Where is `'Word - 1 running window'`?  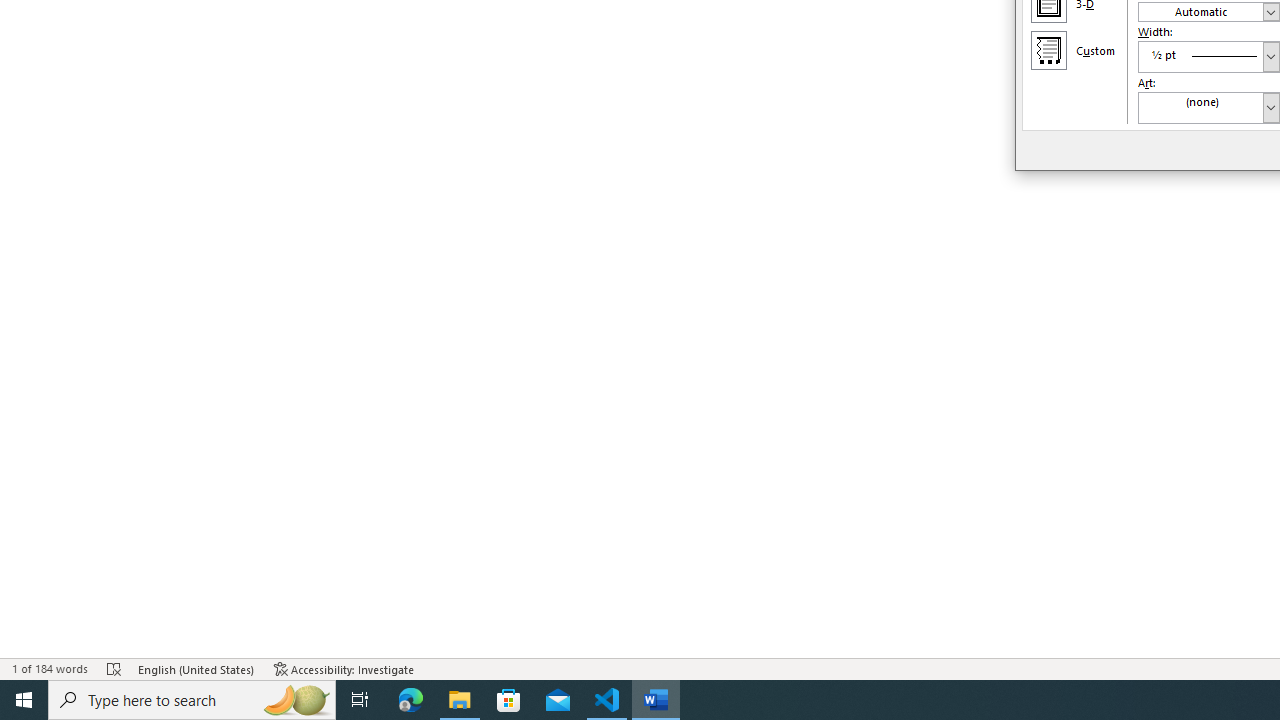 'Word - 1 running window' is located at coordinates (656, 698).